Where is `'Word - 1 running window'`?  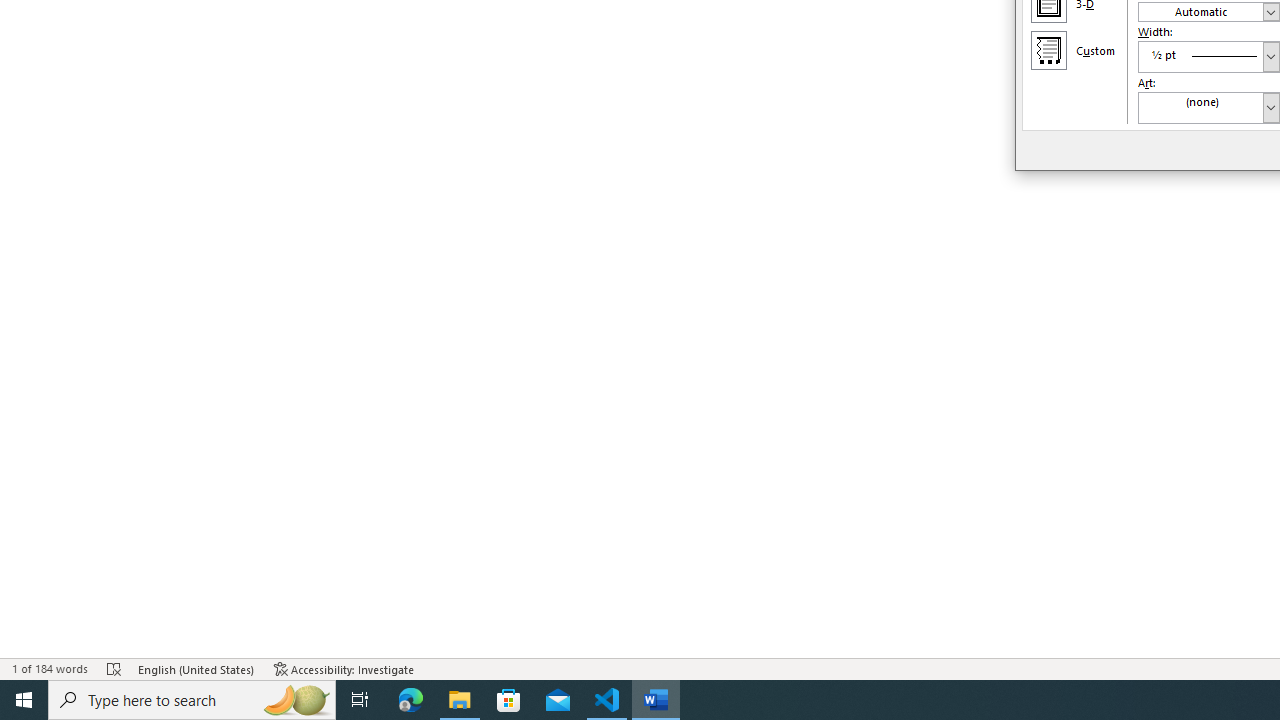 'Word - 1 running window' is located at coordinates (656, 698).